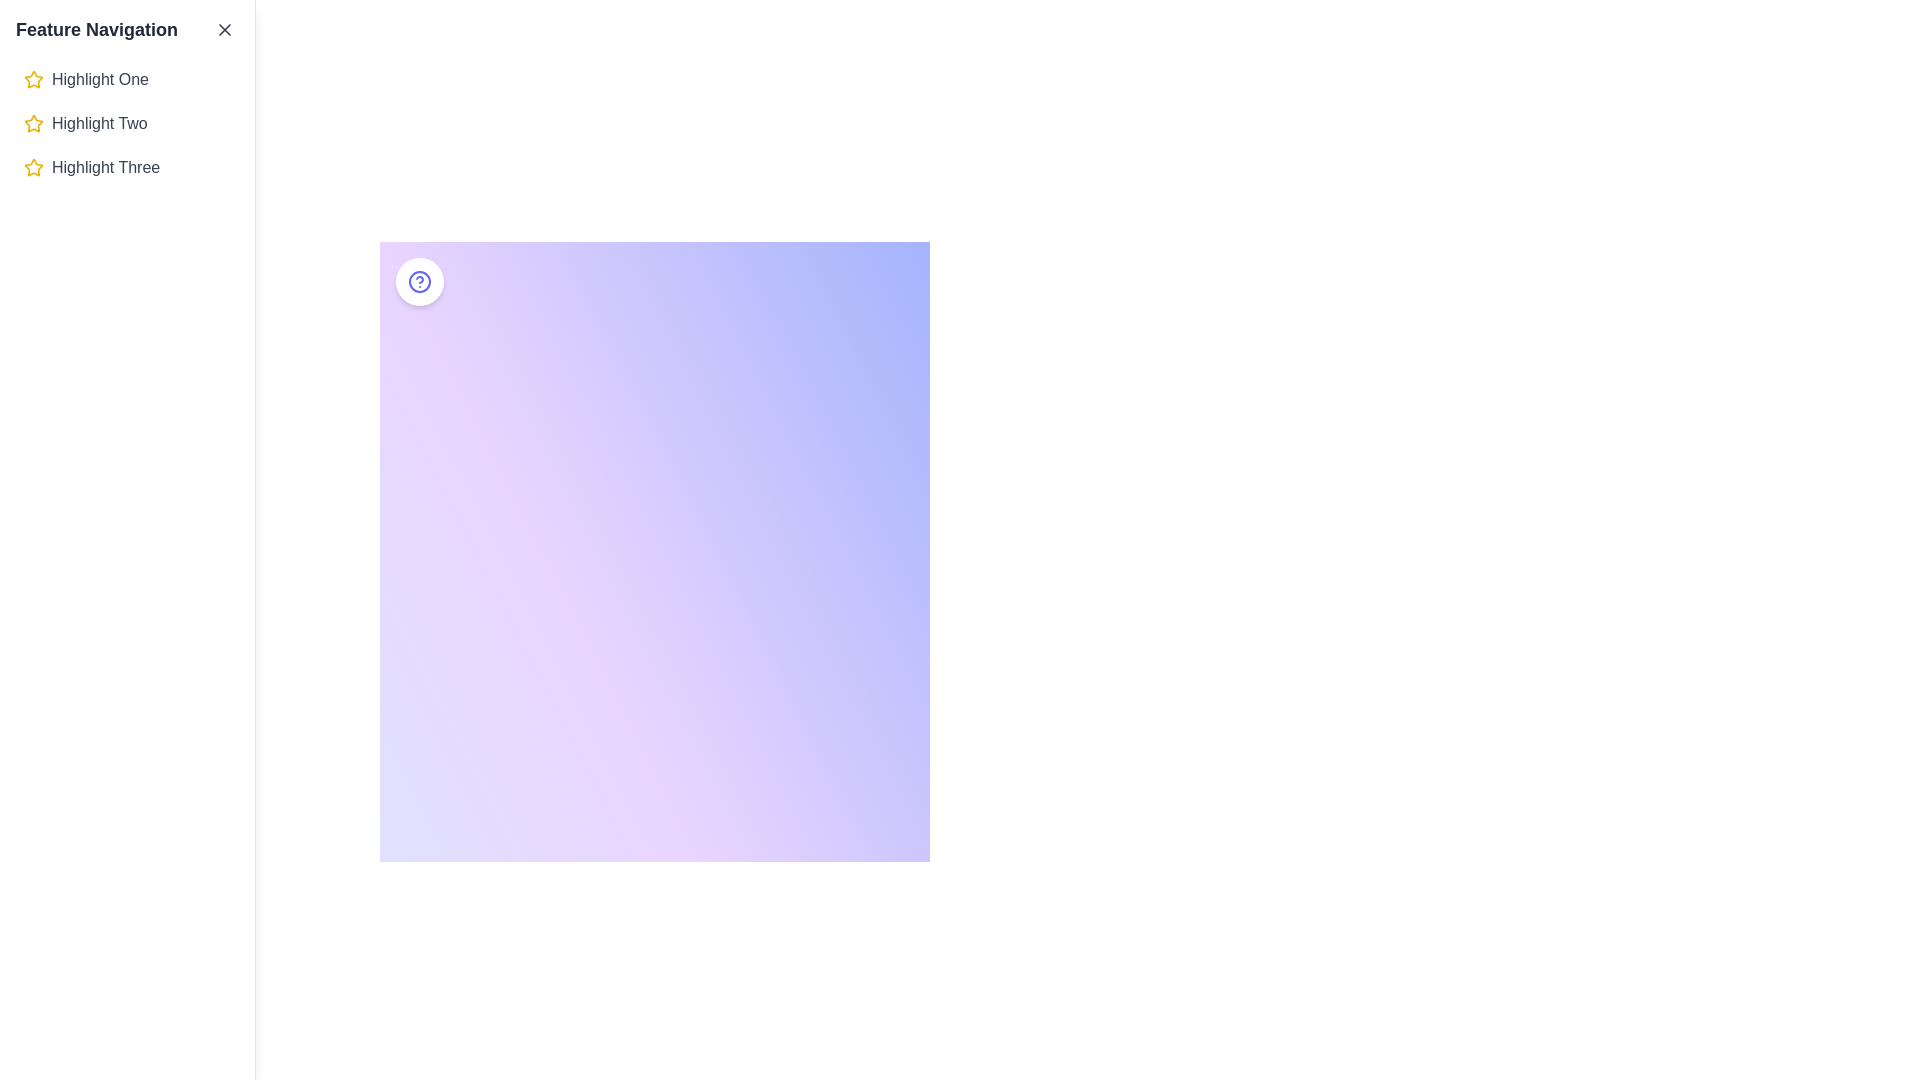  Describe the element at coordinates (419, 281) in the screenshot. I see `the SVG circle graphic element that serves as a visual component of a help or support icon, providing contextual information to the user` at that location.